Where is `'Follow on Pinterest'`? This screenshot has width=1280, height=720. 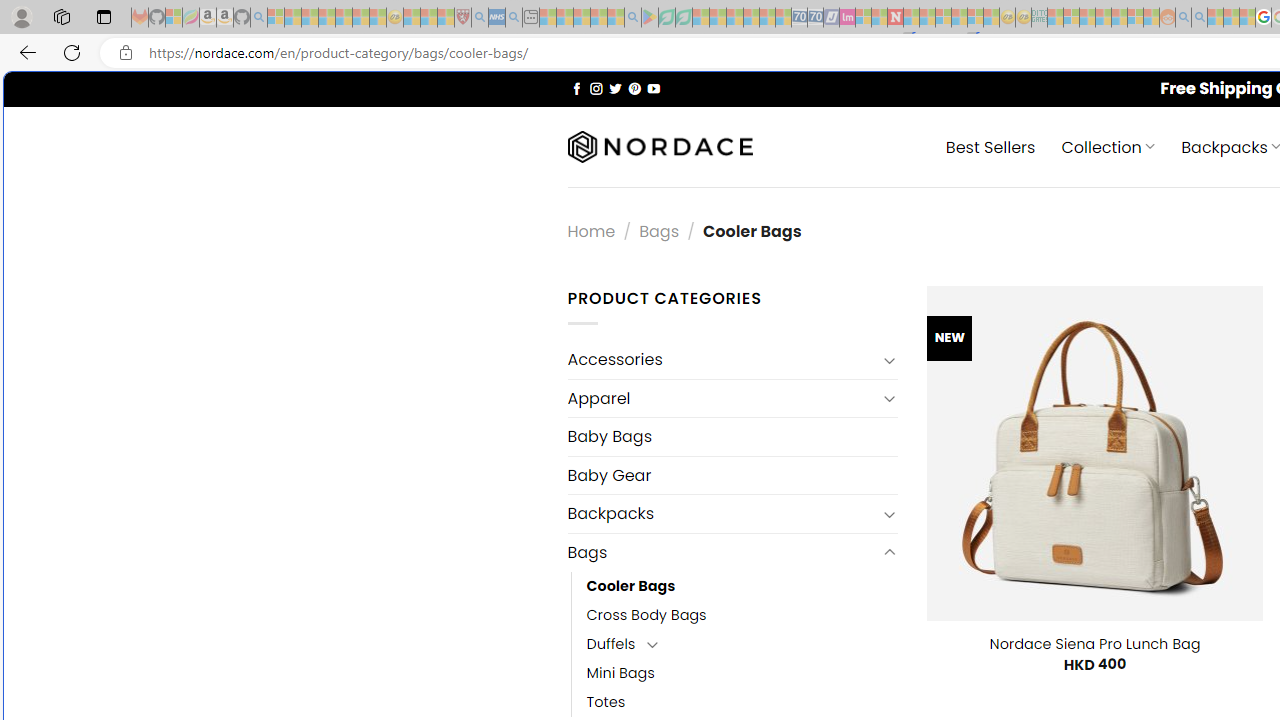 'Follow on Pinterest' is located at coordinates (633, 87).